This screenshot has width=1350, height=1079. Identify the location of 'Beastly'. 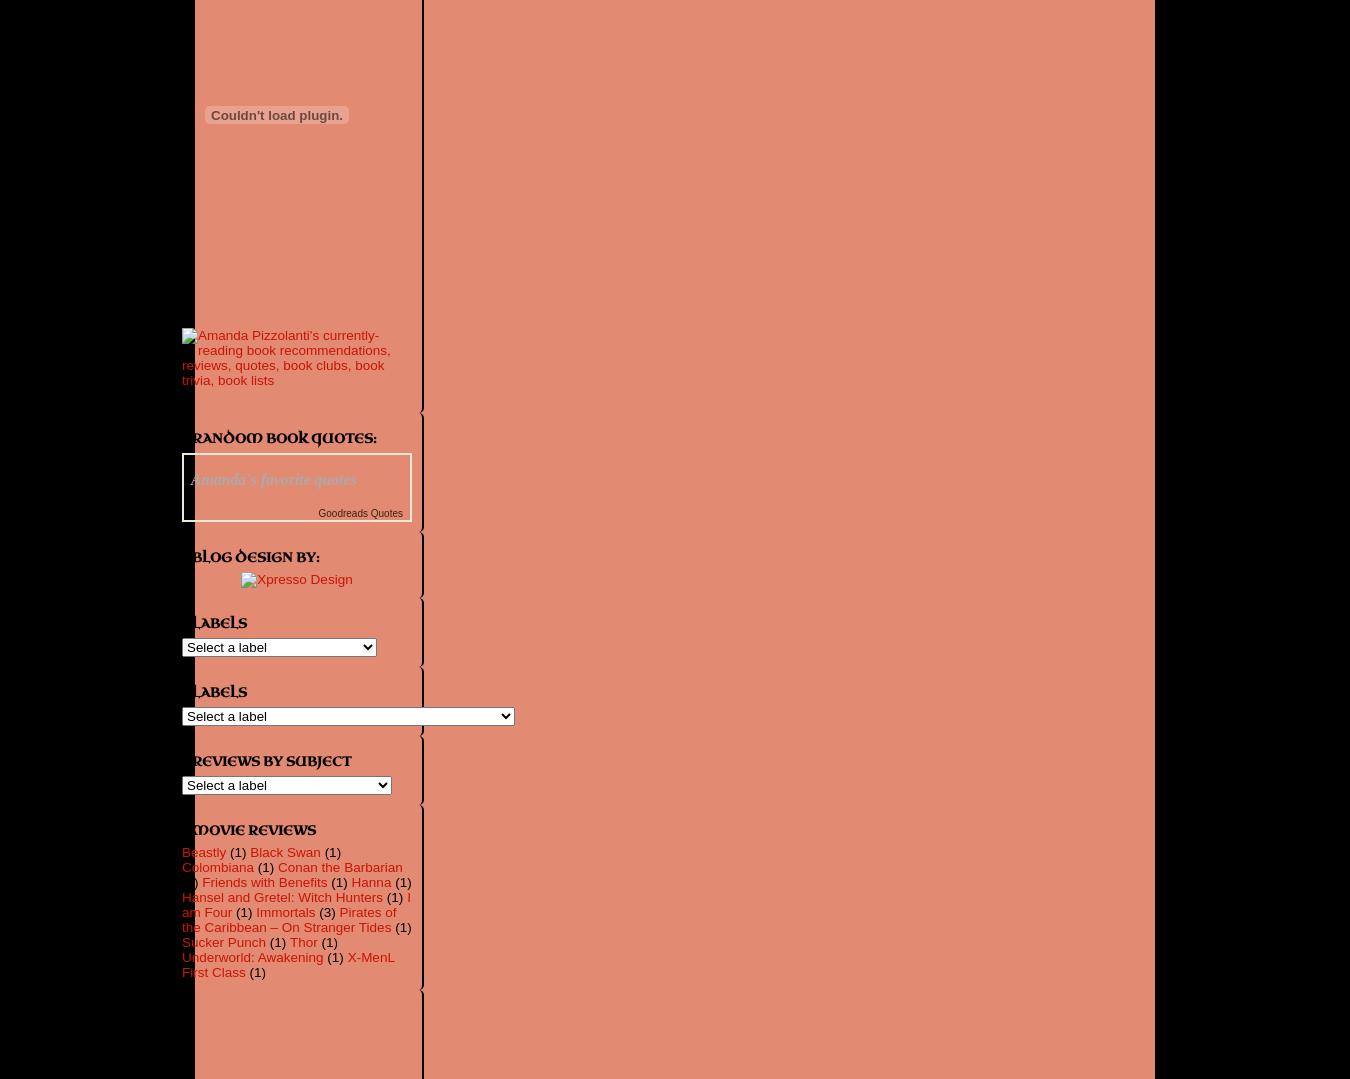
(203, 852).